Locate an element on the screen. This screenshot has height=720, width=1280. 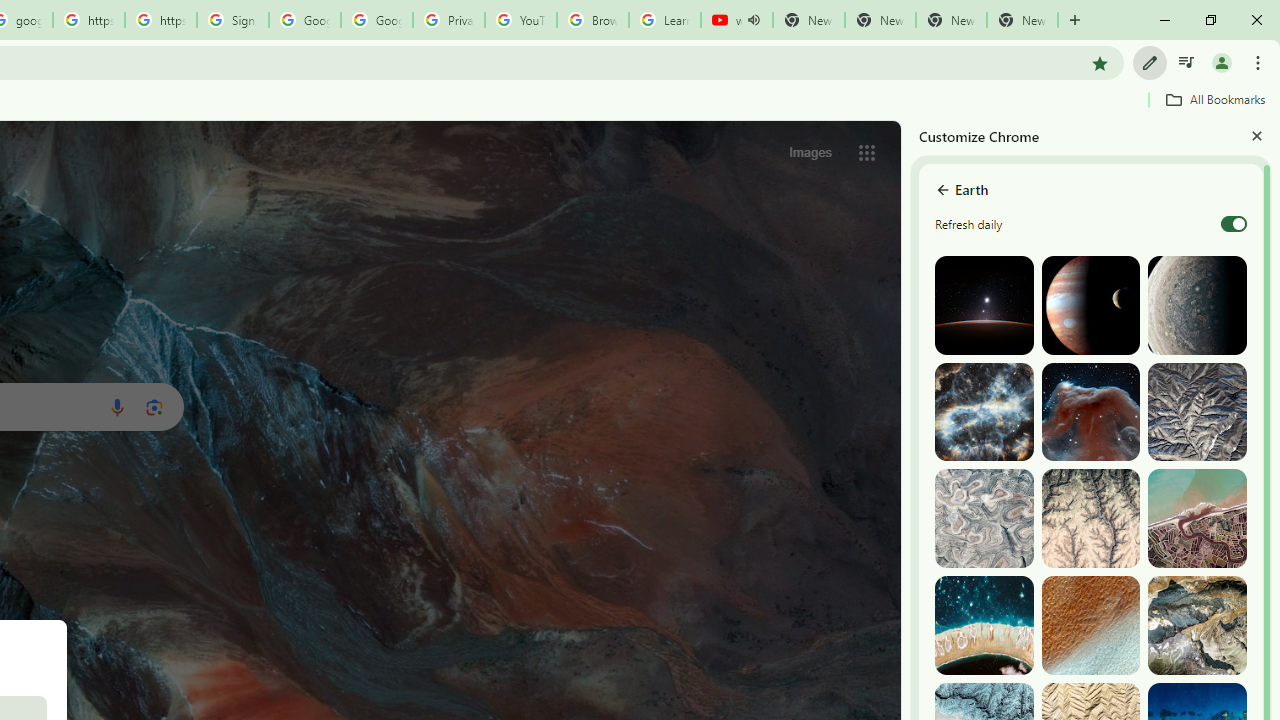
'Sanaag, Somalia' is located at coordinates (1089, 517).